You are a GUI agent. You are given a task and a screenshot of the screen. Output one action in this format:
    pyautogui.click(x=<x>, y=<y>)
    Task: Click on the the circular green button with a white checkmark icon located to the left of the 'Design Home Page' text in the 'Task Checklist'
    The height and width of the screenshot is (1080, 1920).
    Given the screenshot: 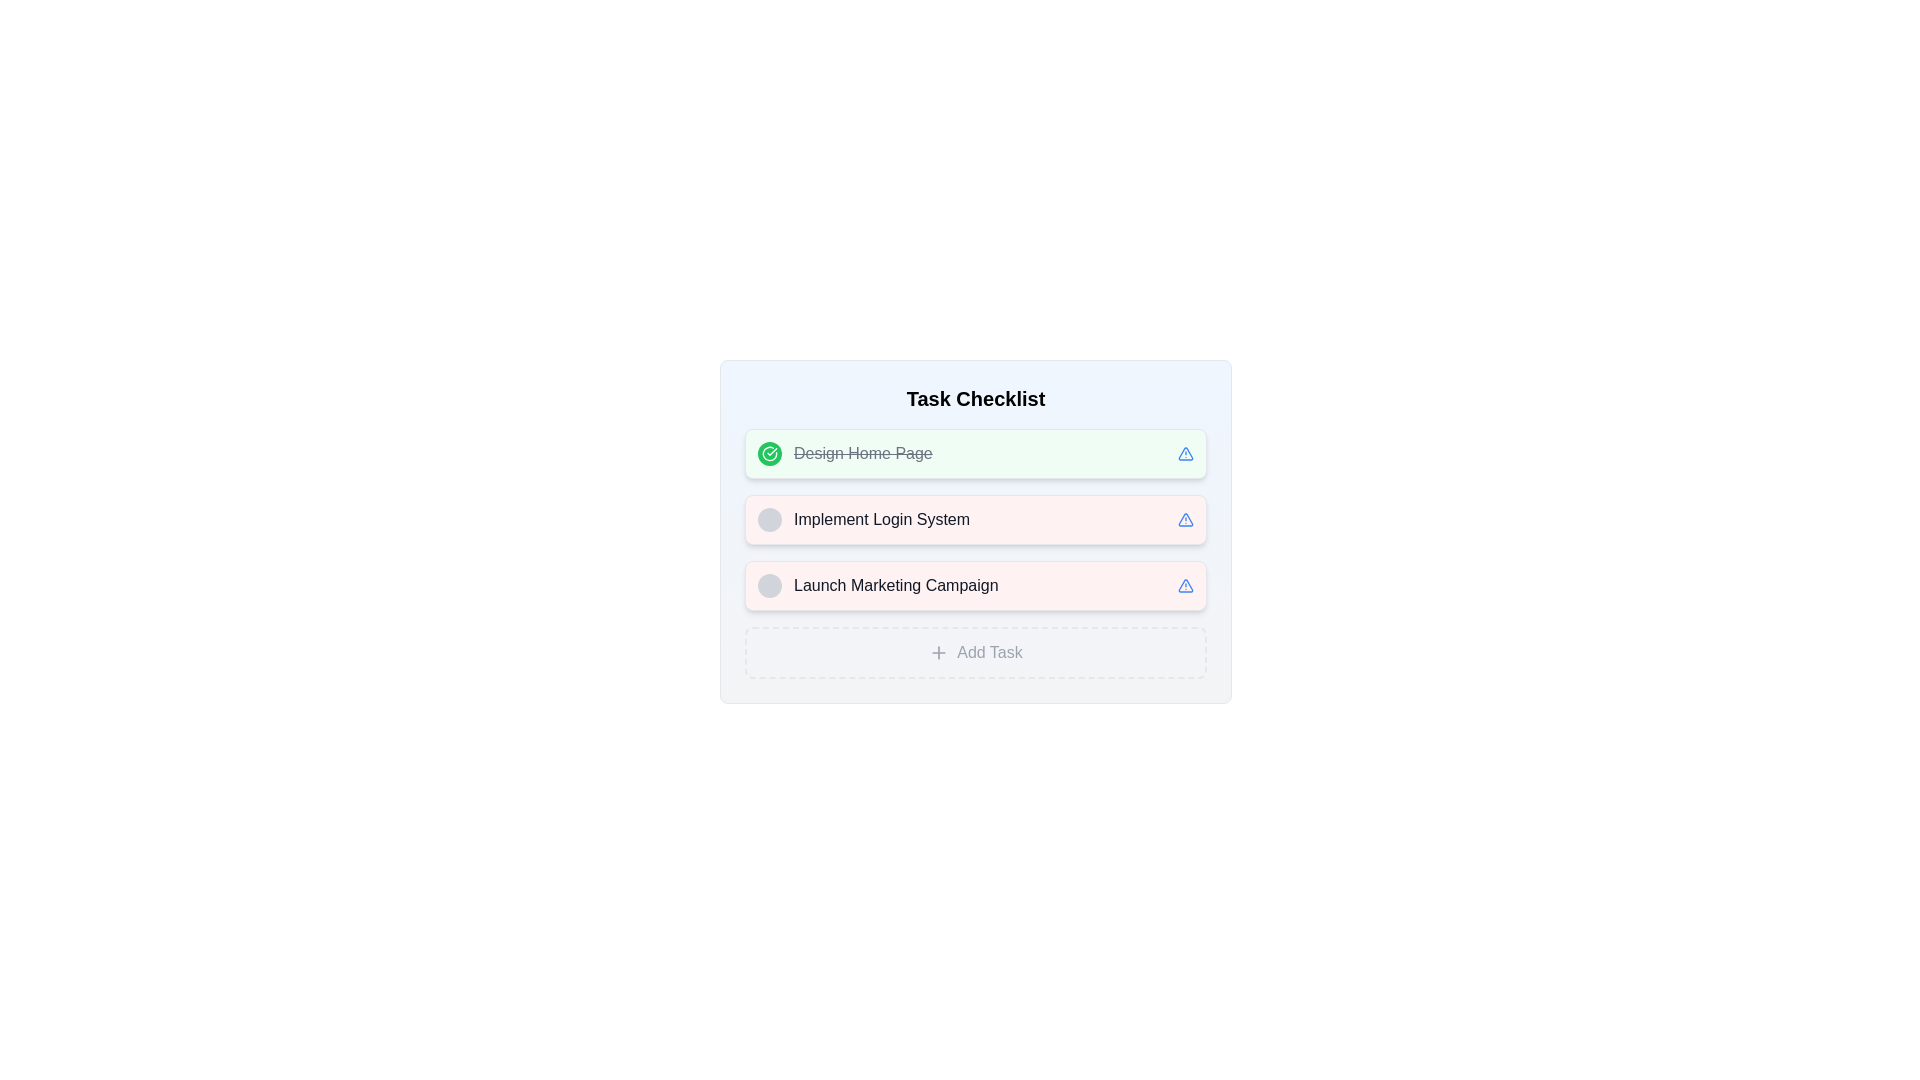 What is the action you would take?
    pyautogui.click(x=768, y=454)
    